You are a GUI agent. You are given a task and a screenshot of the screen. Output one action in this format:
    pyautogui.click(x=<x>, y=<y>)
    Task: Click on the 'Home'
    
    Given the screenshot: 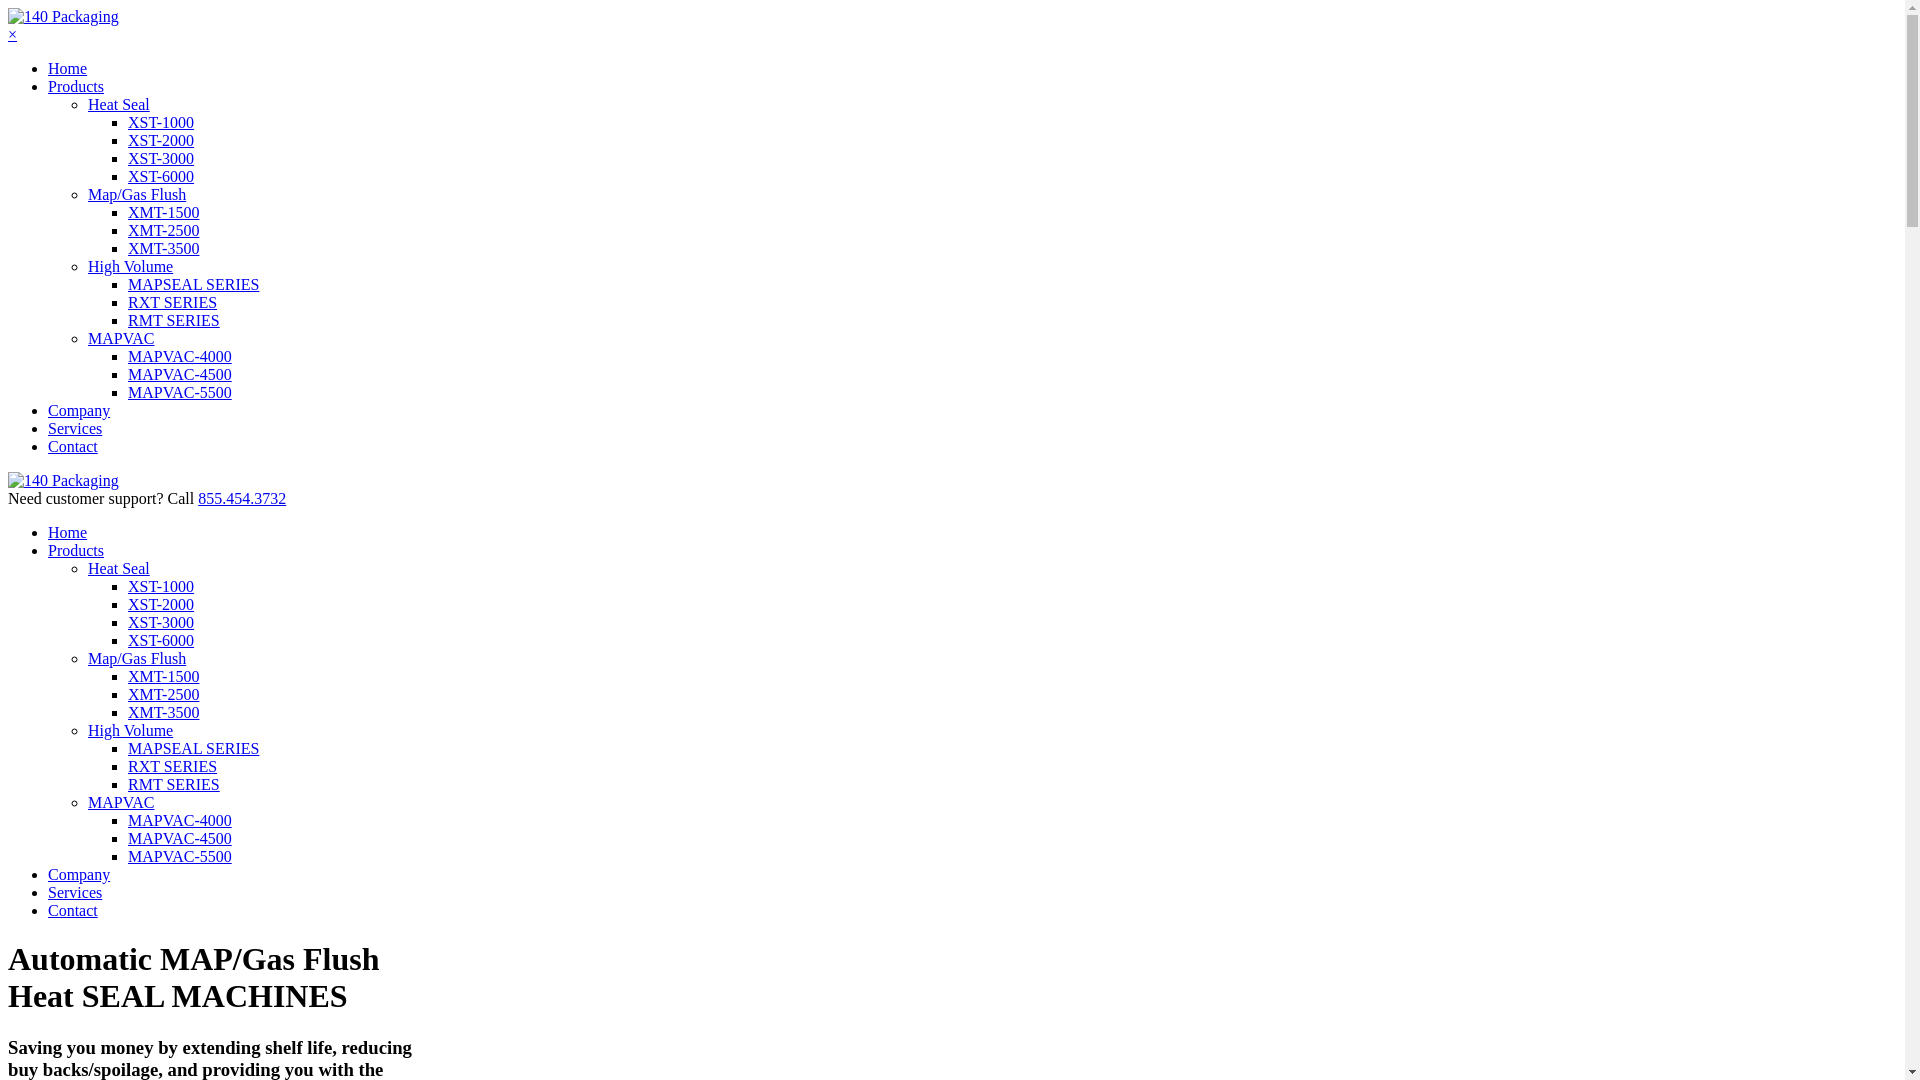 What is the action you would take?
    pyautogui.click(x=67, y=67)
    